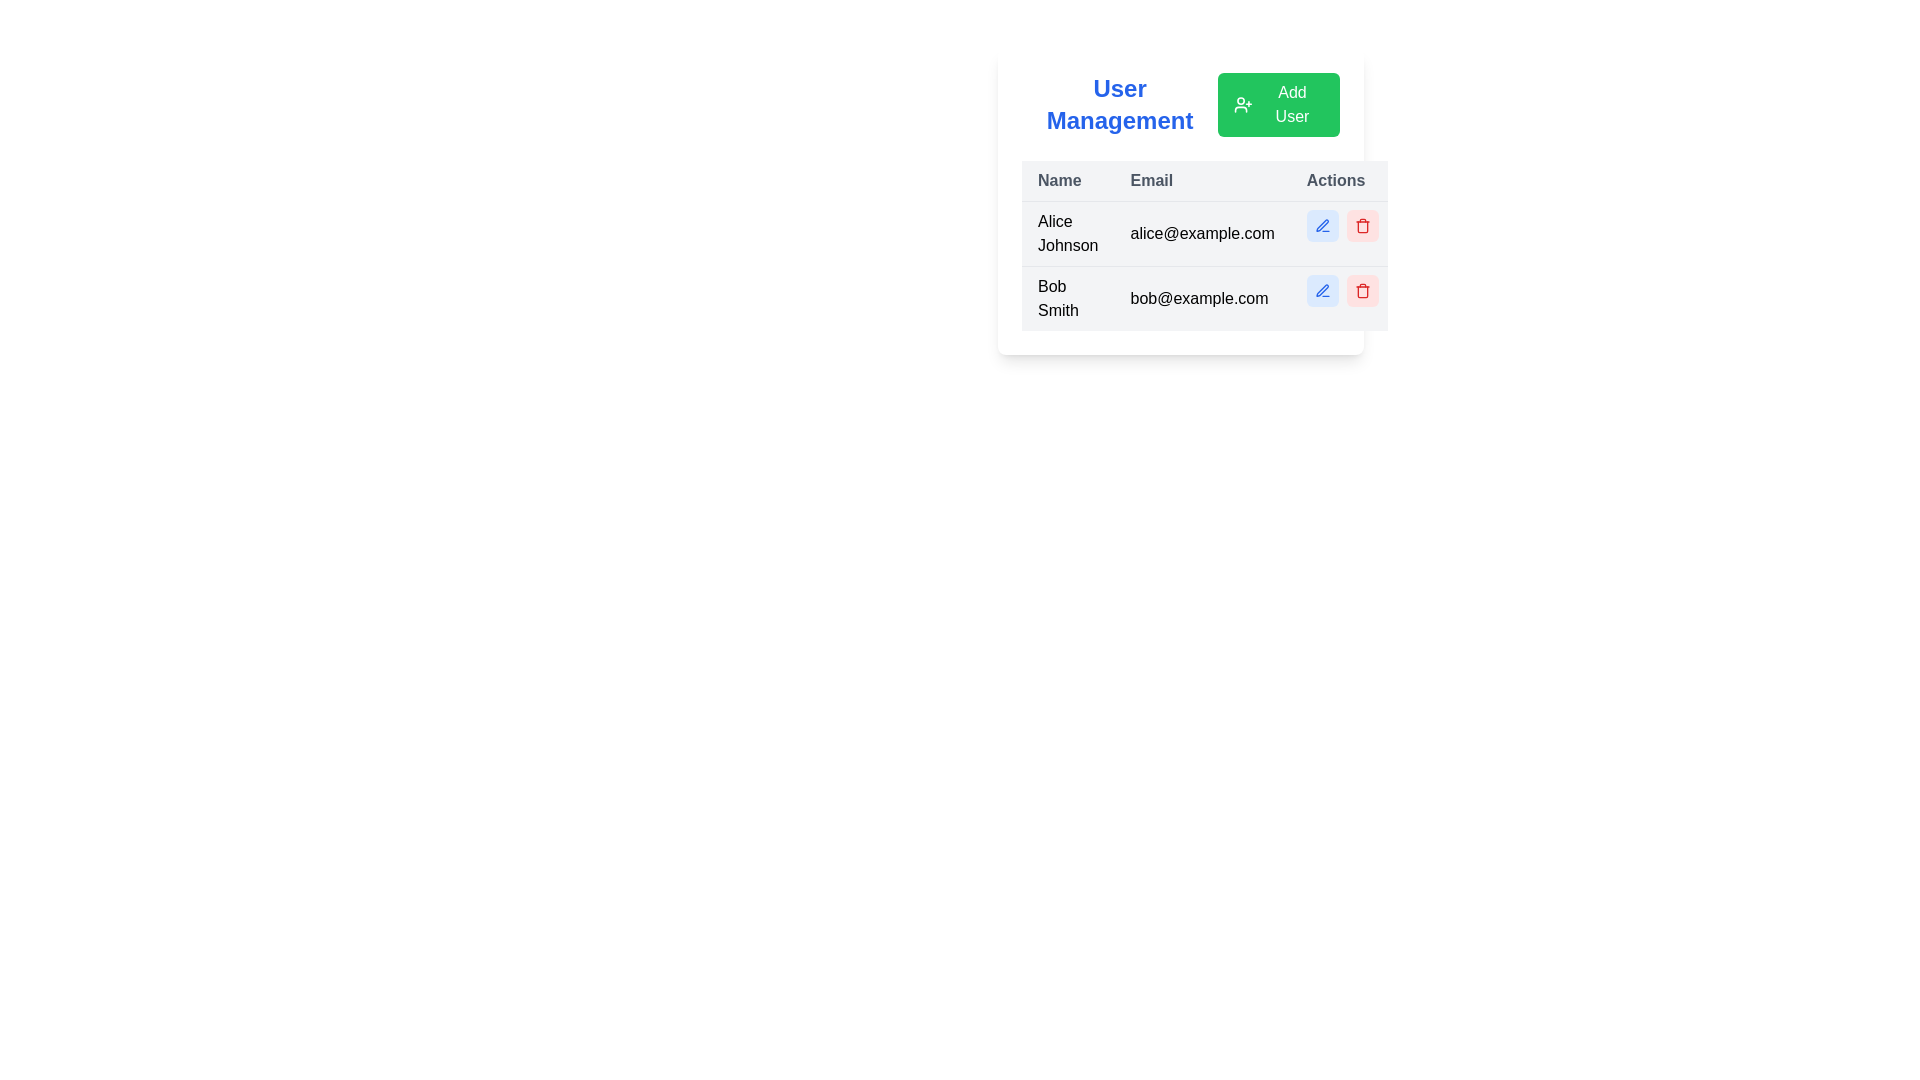 The image size is (1920, 1080). What do you see at coordinates (1207, 245) in the screenshot?
I see `a row` at bounding box center [1207, 245].